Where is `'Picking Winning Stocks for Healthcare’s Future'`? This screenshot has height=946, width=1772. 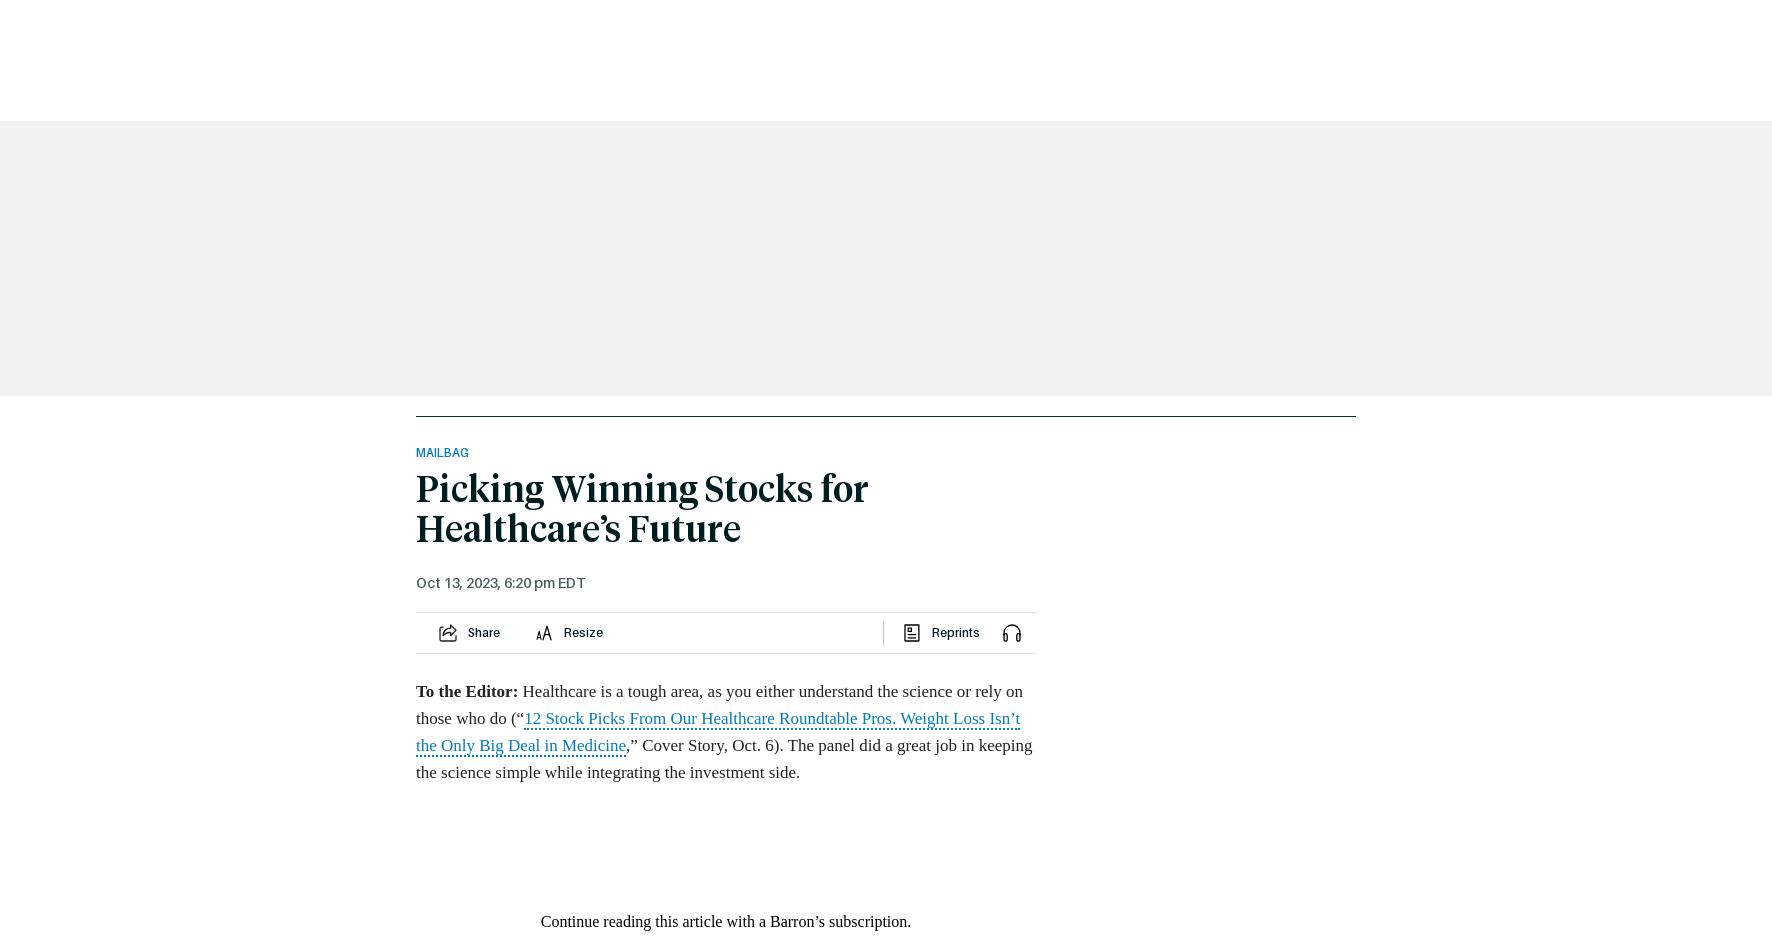
'Picking Winning Stocks for Healthcare’s Future' is located at coordinates (642, 511).